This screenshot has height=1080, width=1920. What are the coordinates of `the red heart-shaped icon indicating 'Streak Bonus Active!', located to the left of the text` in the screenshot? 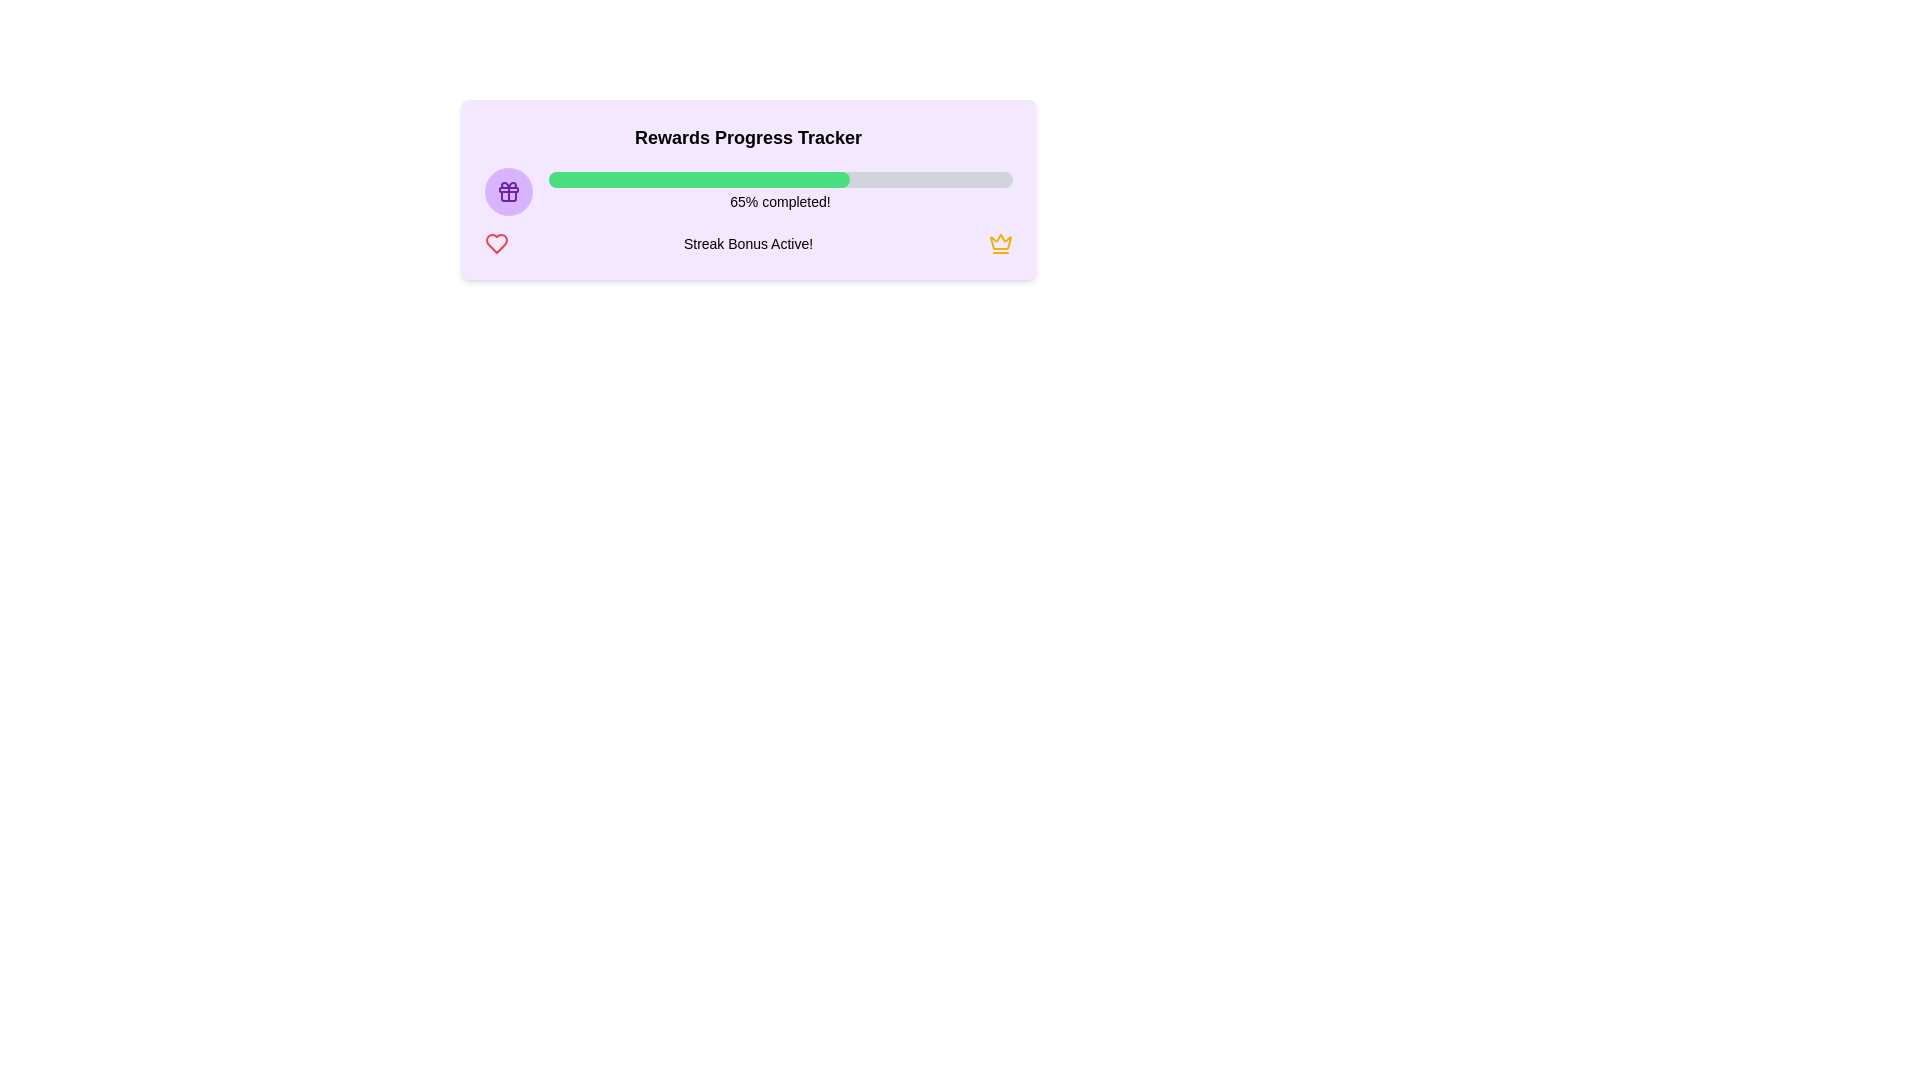 It's located at (496, 242).